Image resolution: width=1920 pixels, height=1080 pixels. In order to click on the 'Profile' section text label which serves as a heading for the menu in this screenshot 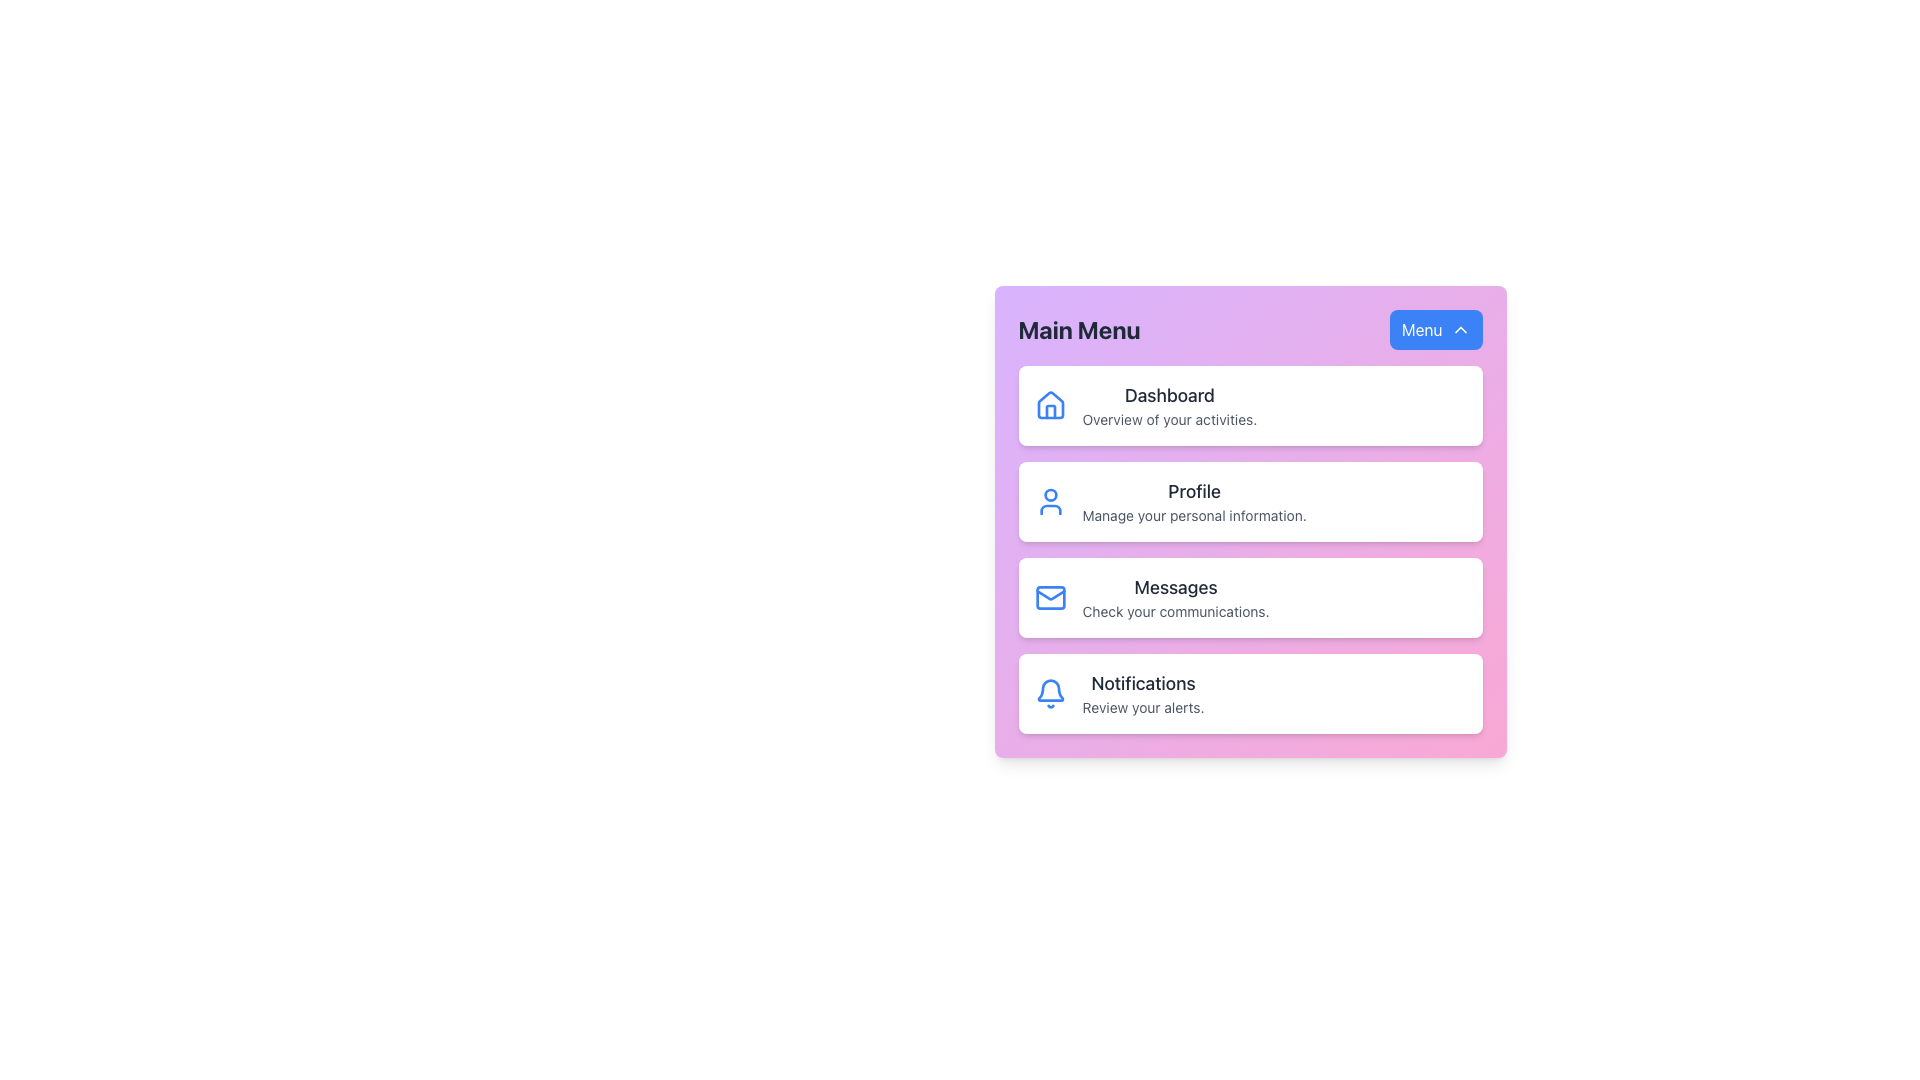, I will do `click(1194, 492)`.